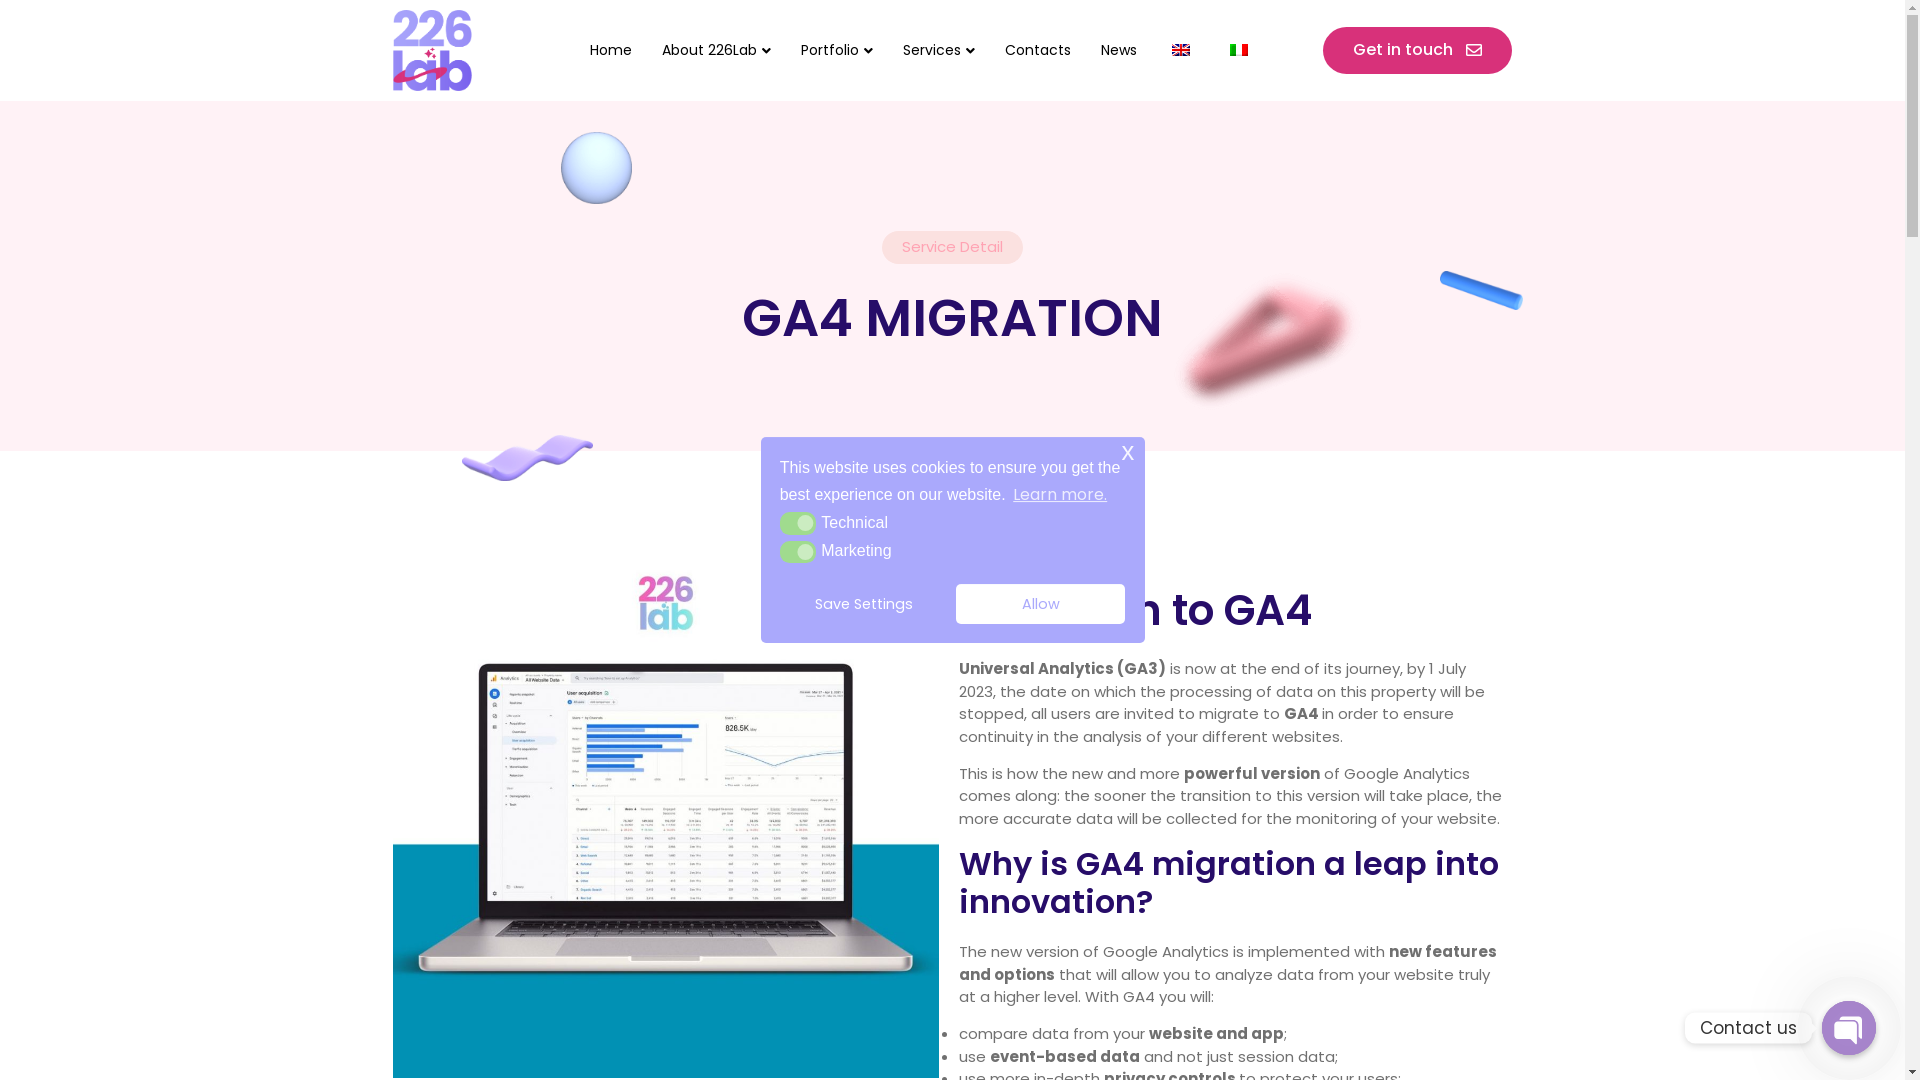 This screenshot has height=1080, width=1920. What do you see at coordinates (1009, 494) in the screenshot?
I see `'Learn more.'` at bounding box center [1009, 494].